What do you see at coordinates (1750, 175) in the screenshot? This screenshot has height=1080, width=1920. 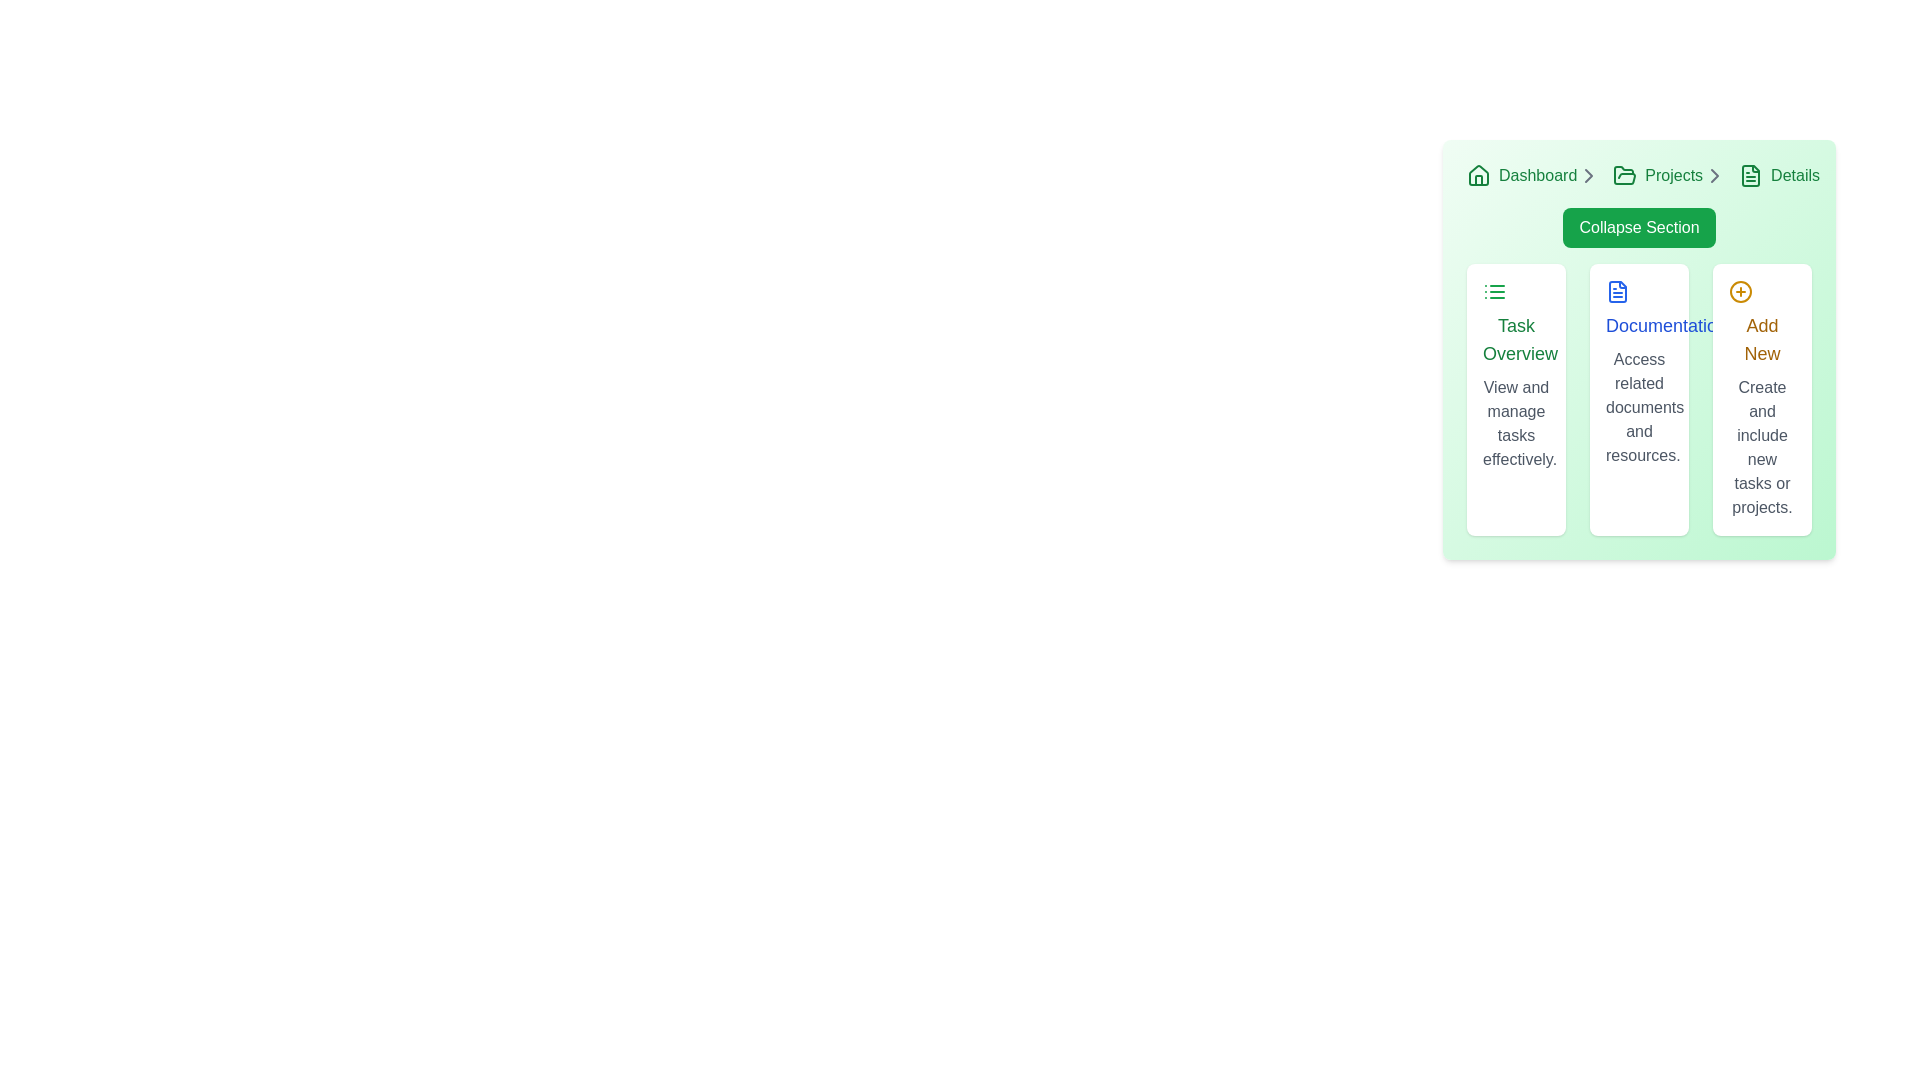 I see `the document icon with a green outline located next to the 'Details' text in the breadcrumb navigation bar at the top-right of the green-card interface` at bounding box center [1750, 175].